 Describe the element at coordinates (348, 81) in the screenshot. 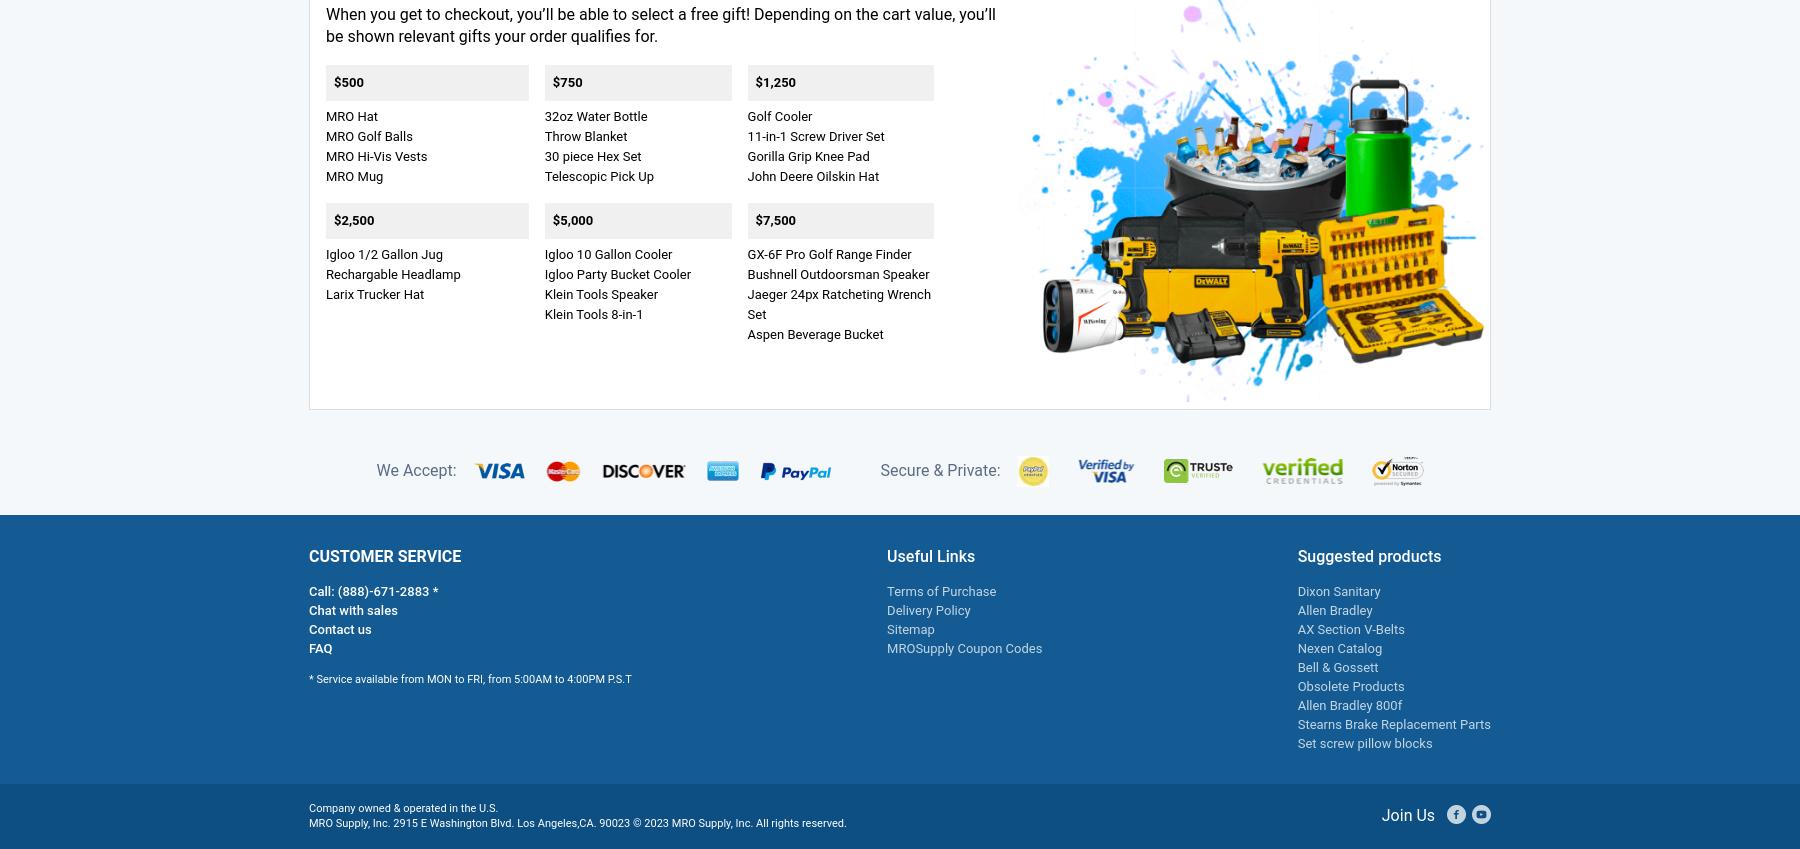

I see `'$500'` at that location.